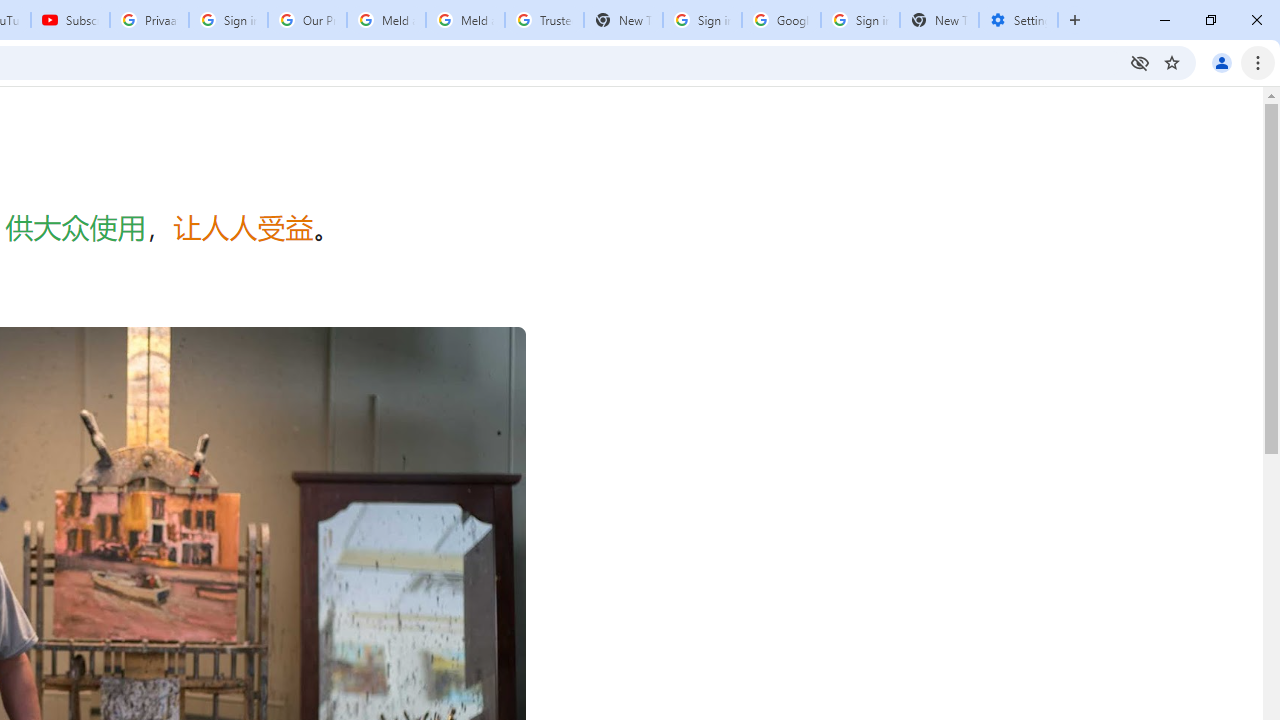 The height and width of the screenshot is (720, 1280). Describe the element at coordinates (70, 20) in the screenshot. I see `'Subscriptions - YouTube'` at that location.